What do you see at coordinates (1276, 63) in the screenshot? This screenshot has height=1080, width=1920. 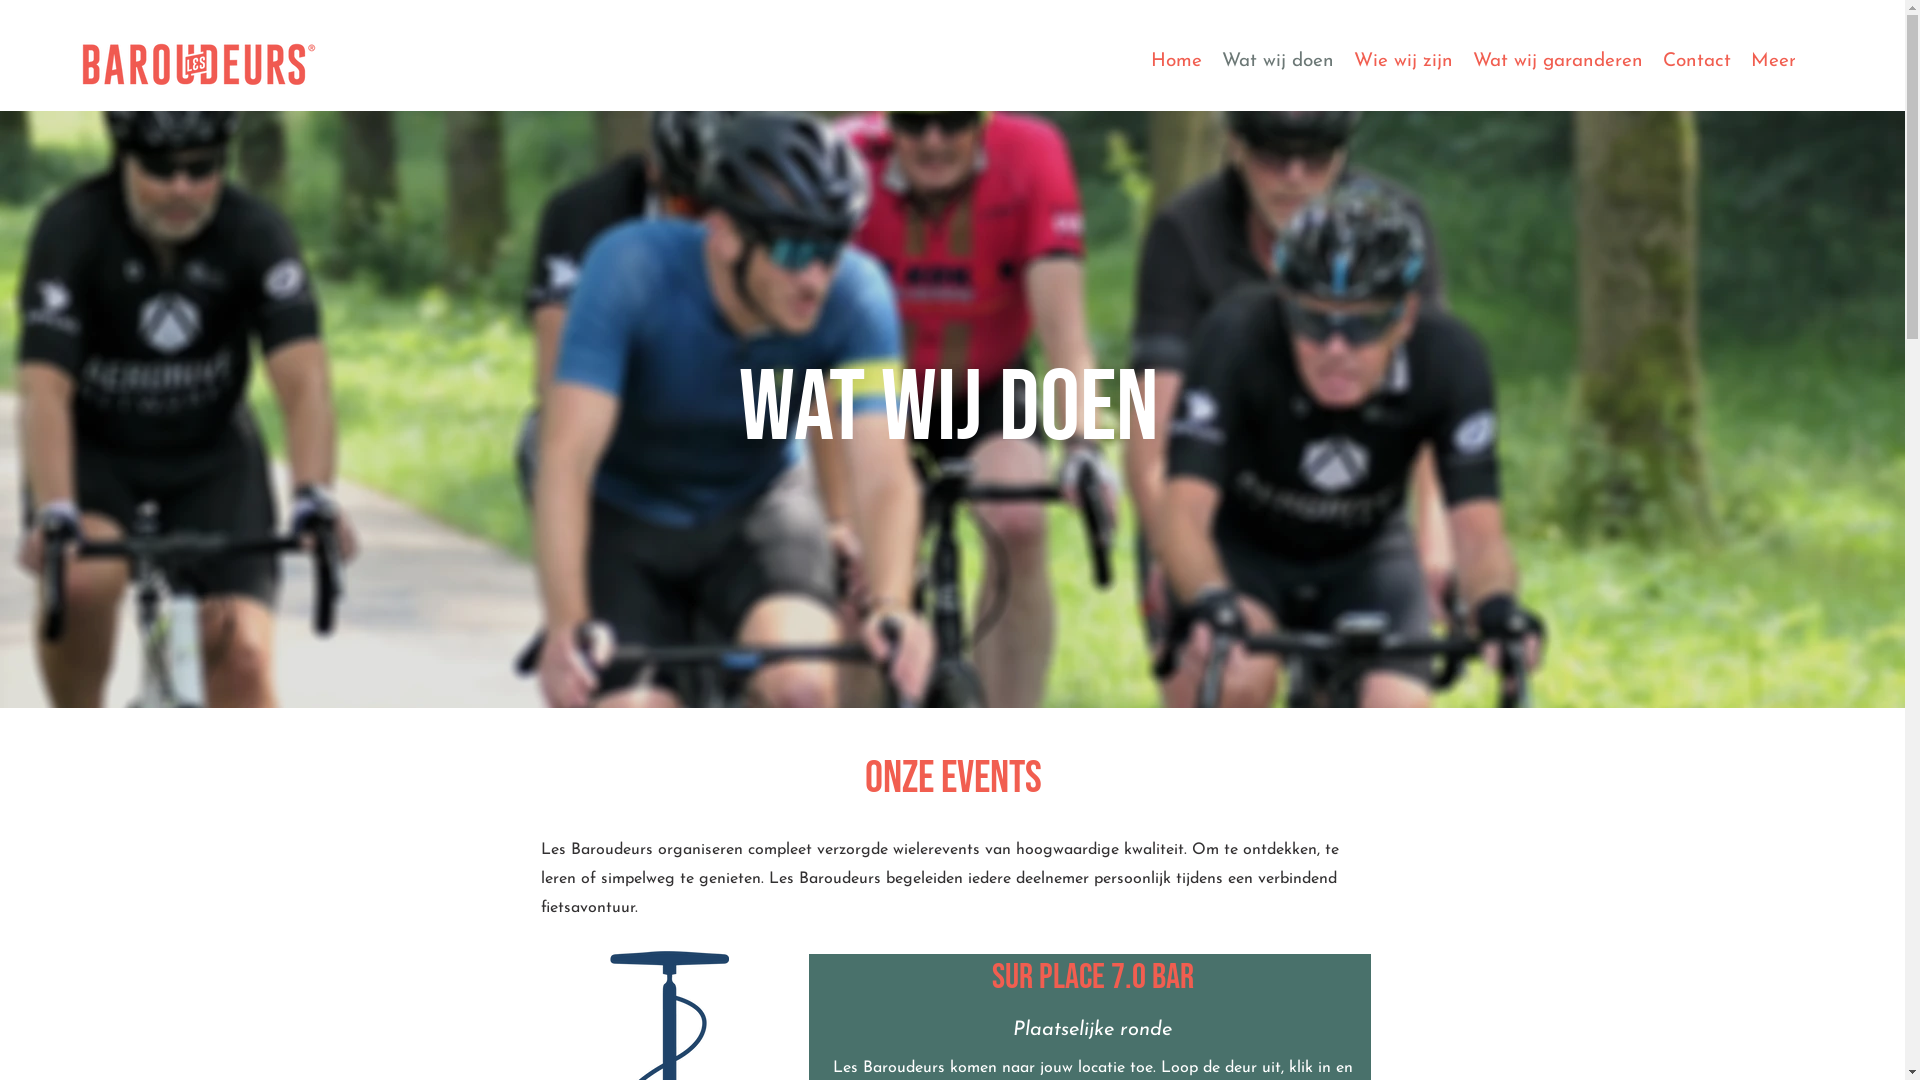 I see `'Wat wij doen'` at bounding box center [1276, 63].